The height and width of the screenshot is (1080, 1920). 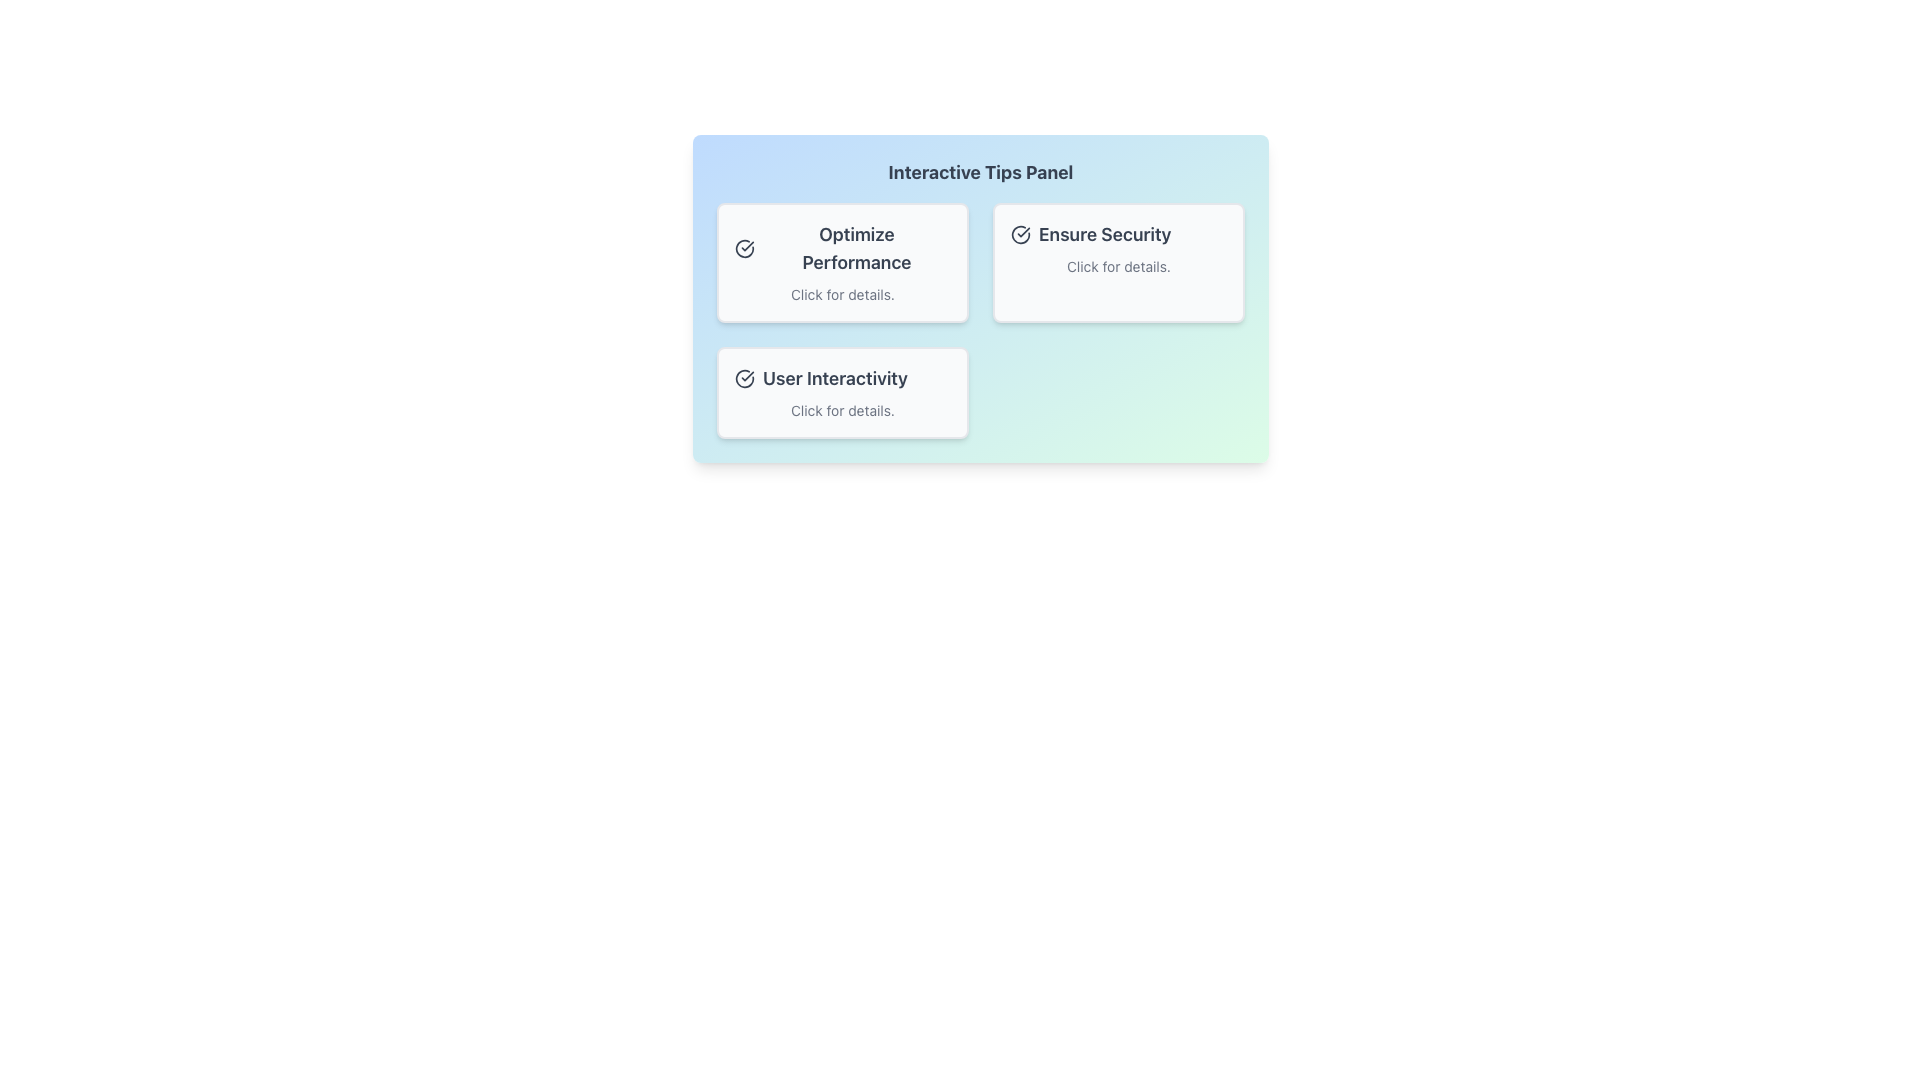 What do you see at coordinates (1117, 265) in the screenshot?
I see `the text label that reads 'Click for details.' located below the main title within the 'Ensure Security' card` at bounding box center [1117, 265].